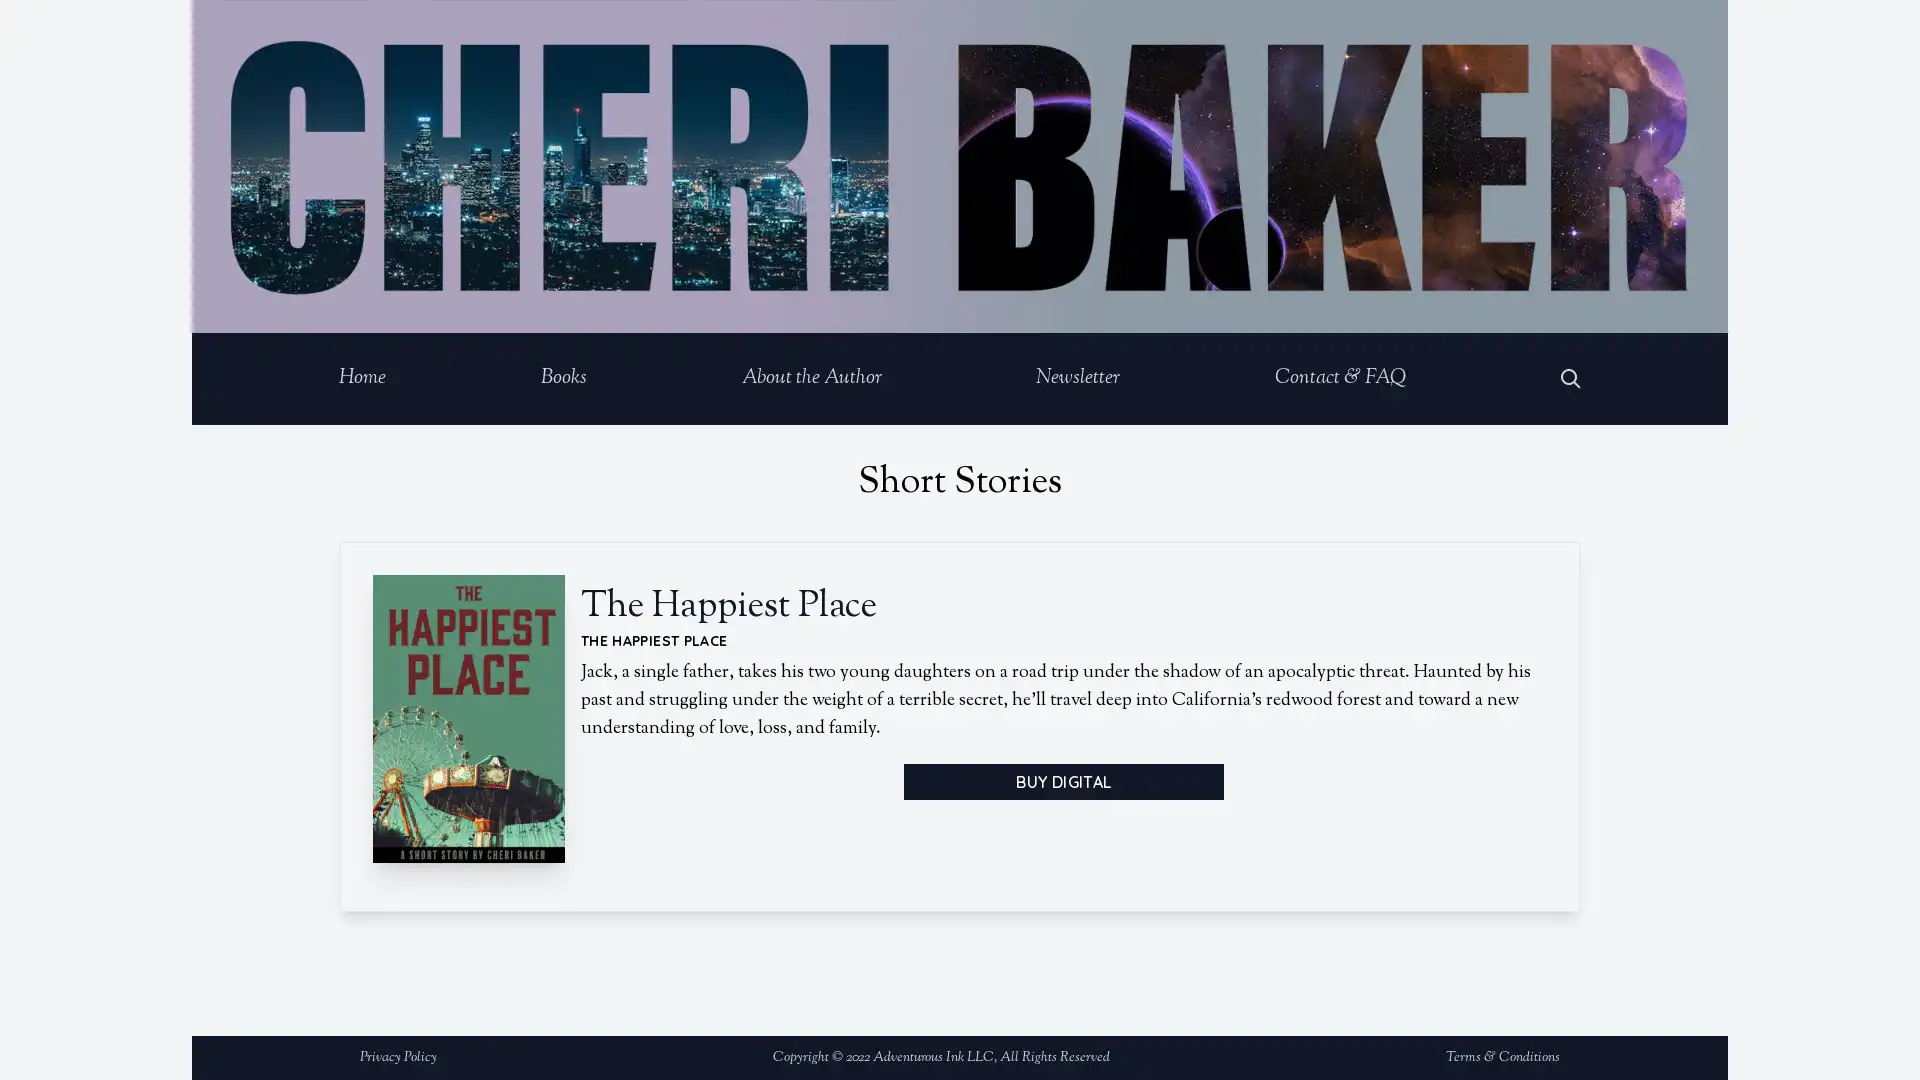 Image resolution: width=1920 pixels, height=1080 pixels. I want to click on Open Search Dialog, so click(1569, 378).